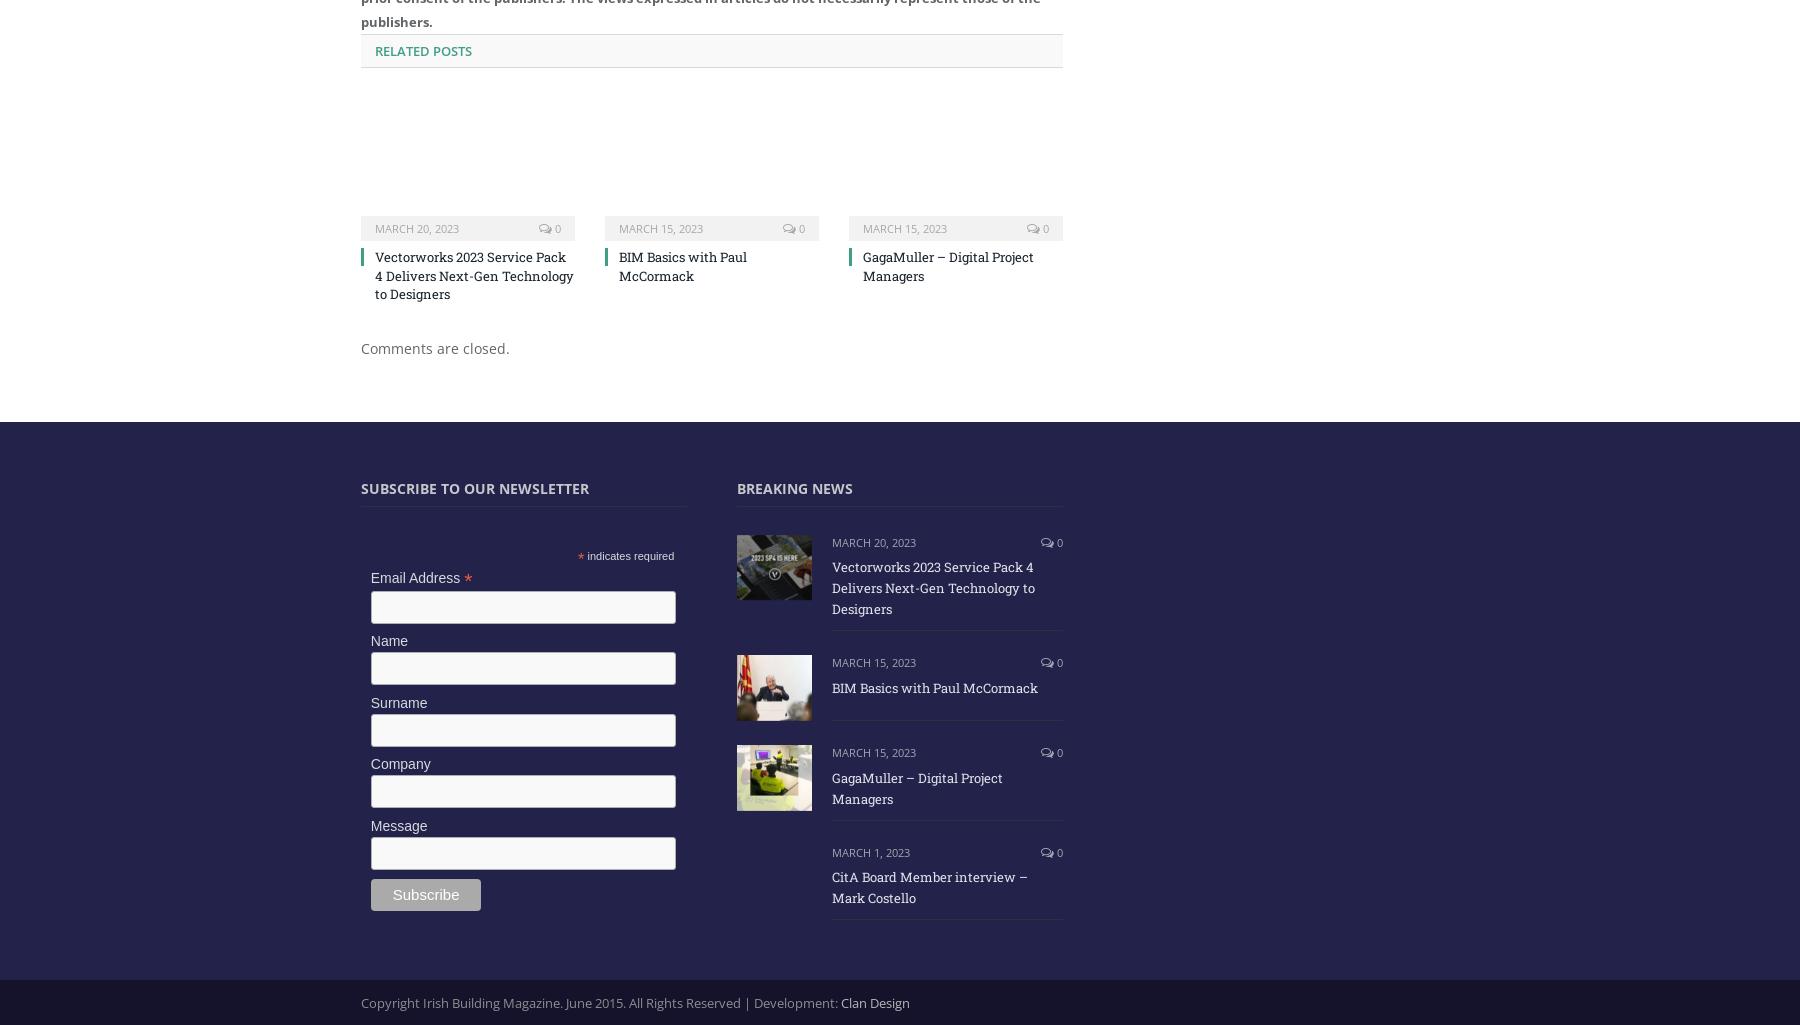 The width and height of the screenshot is (1800, 1025). Describe the element at coordinates (450, 50) in the screenshot. I see `'Posts'` at that location.